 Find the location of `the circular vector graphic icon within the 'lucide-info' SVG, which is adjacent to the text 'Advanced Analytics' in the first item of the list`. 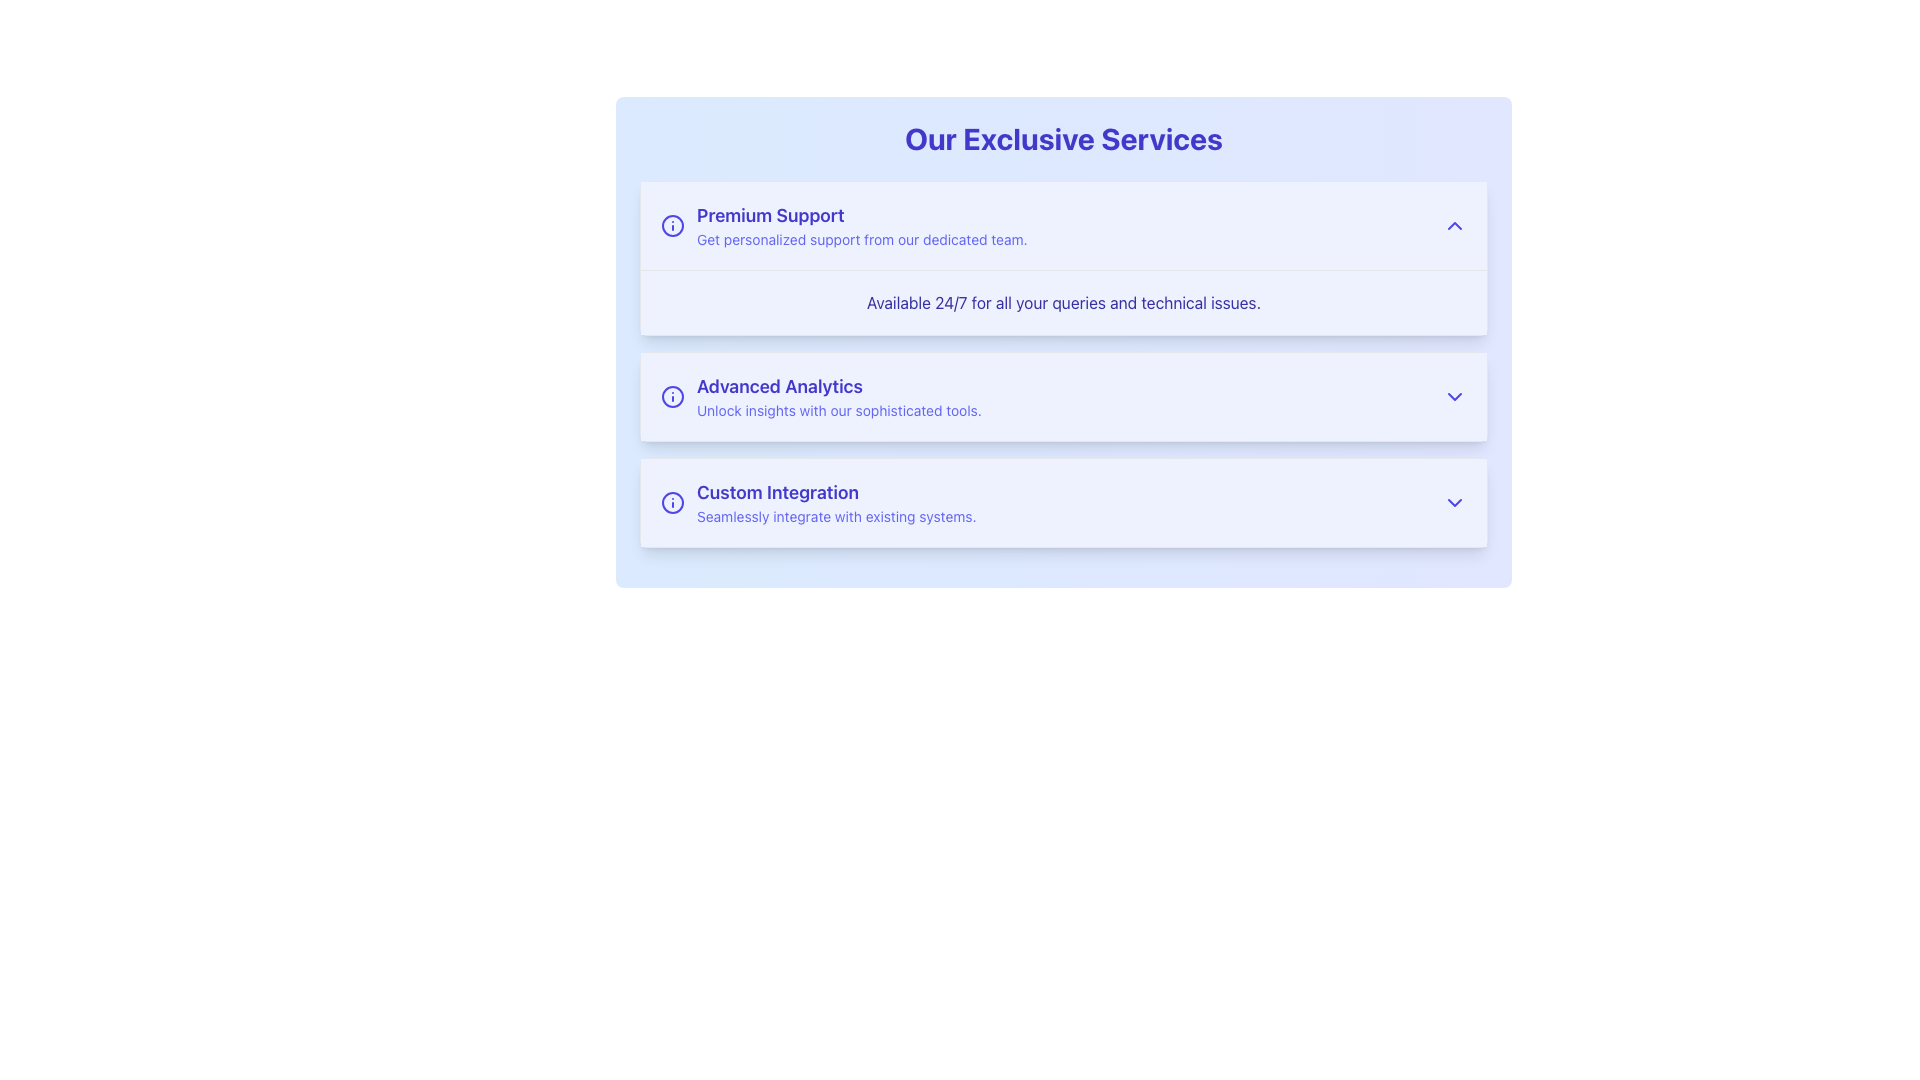

the circular vector graphic icon within the 'lucide-info' SVG, which is adjacent to the text 'Advanced Analytics' in the first item of the list is located at coordinates (672, 225).